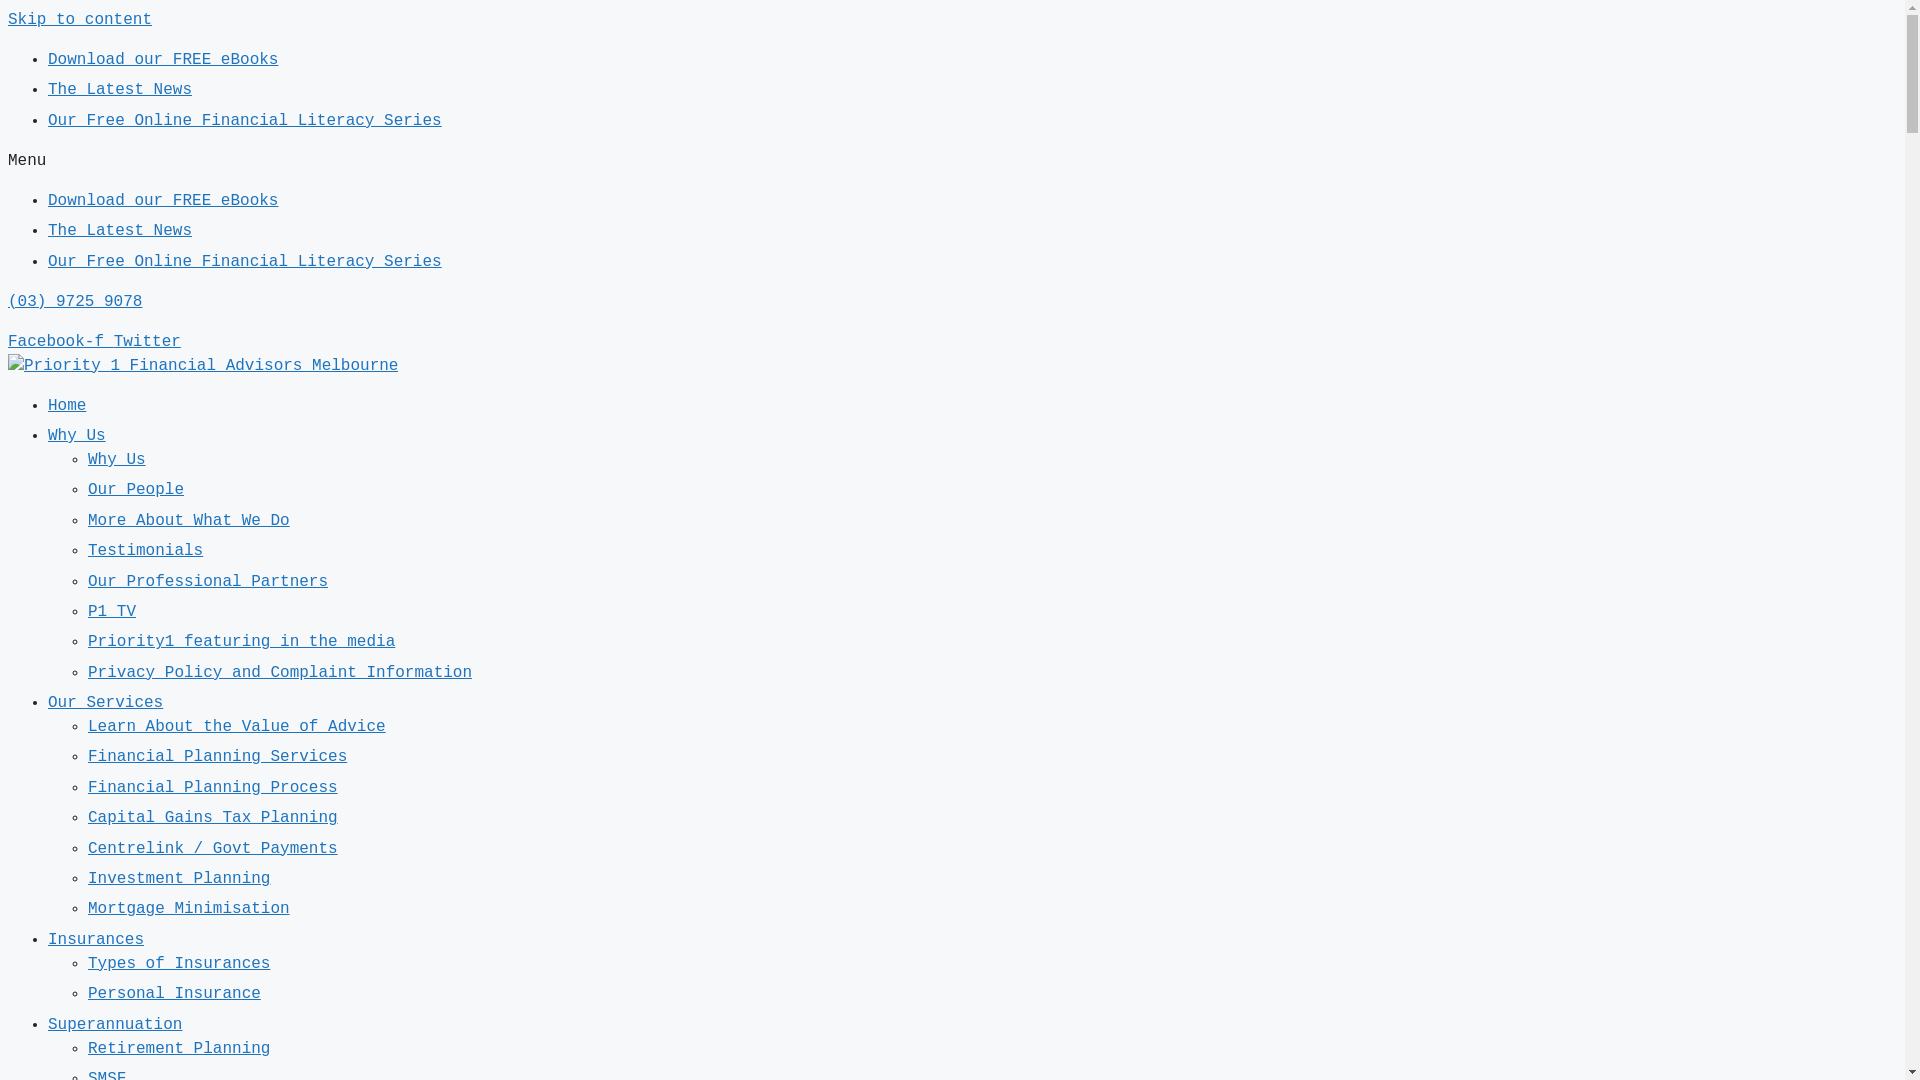 The image size is (1920, 1080). I want to click on 'Learn About the Value of Advice', so click(236, 726).